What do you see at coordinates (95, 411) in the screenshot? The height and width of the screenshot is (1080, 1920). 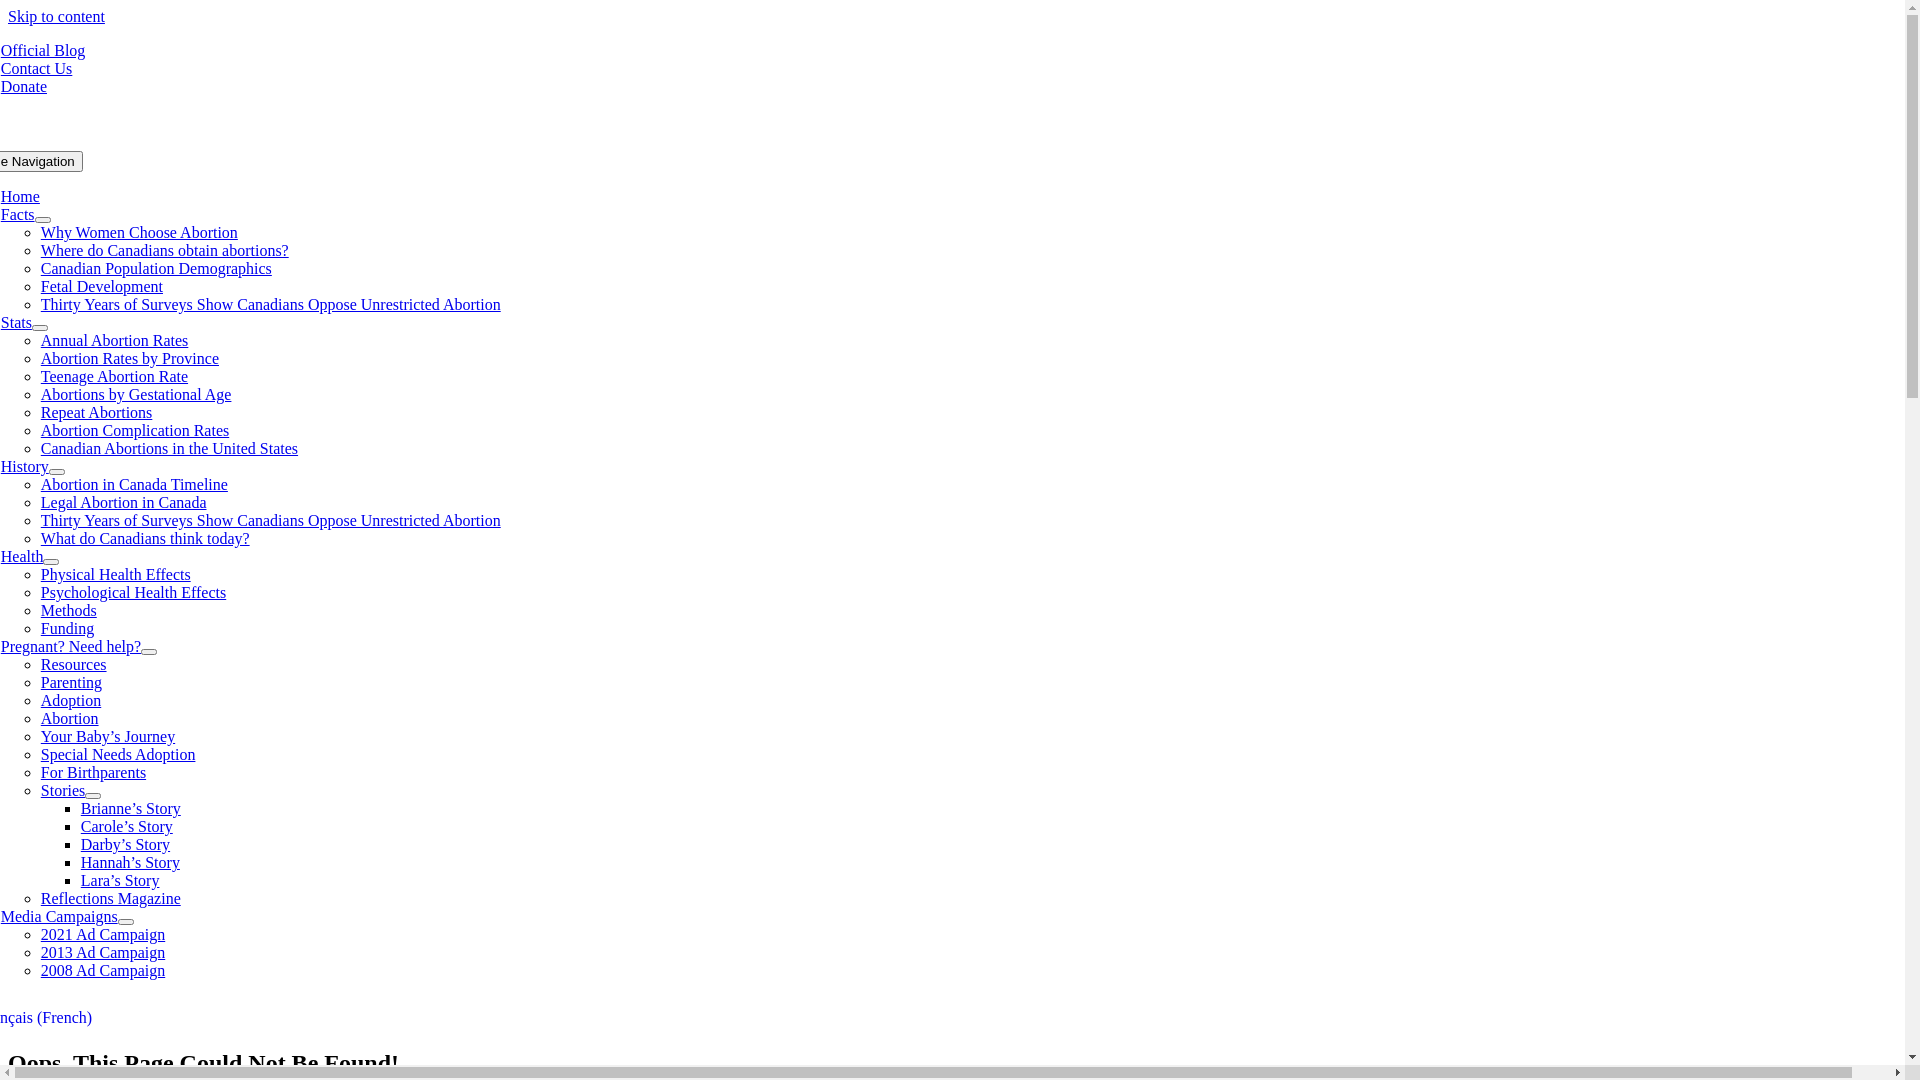 I see `'Repeat Abortions'` at bounding box center [95, 411].